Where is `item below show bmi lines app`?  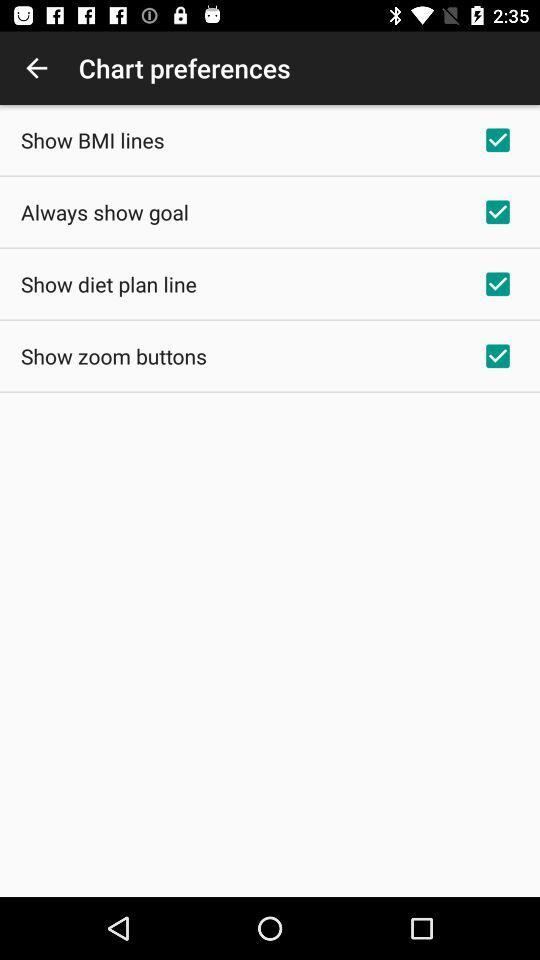 item below show bmi lines app is located at coordinates (104, 212).